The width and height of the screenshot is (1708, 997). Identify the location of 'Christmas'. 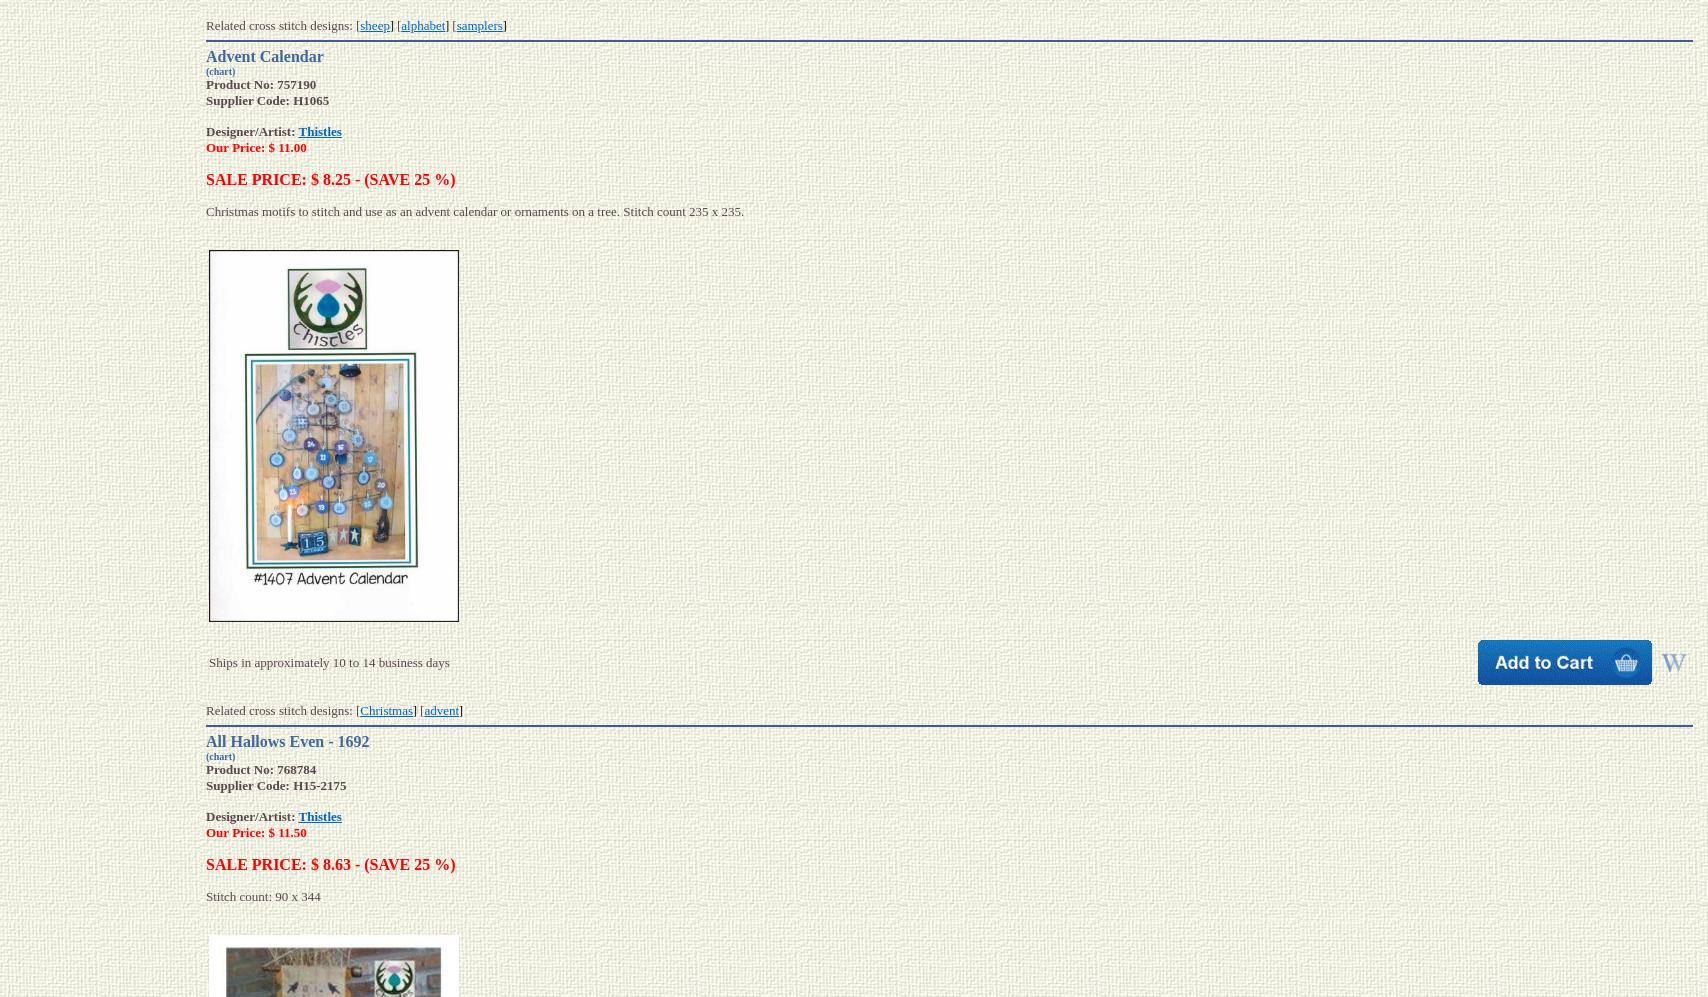
(386, 709).